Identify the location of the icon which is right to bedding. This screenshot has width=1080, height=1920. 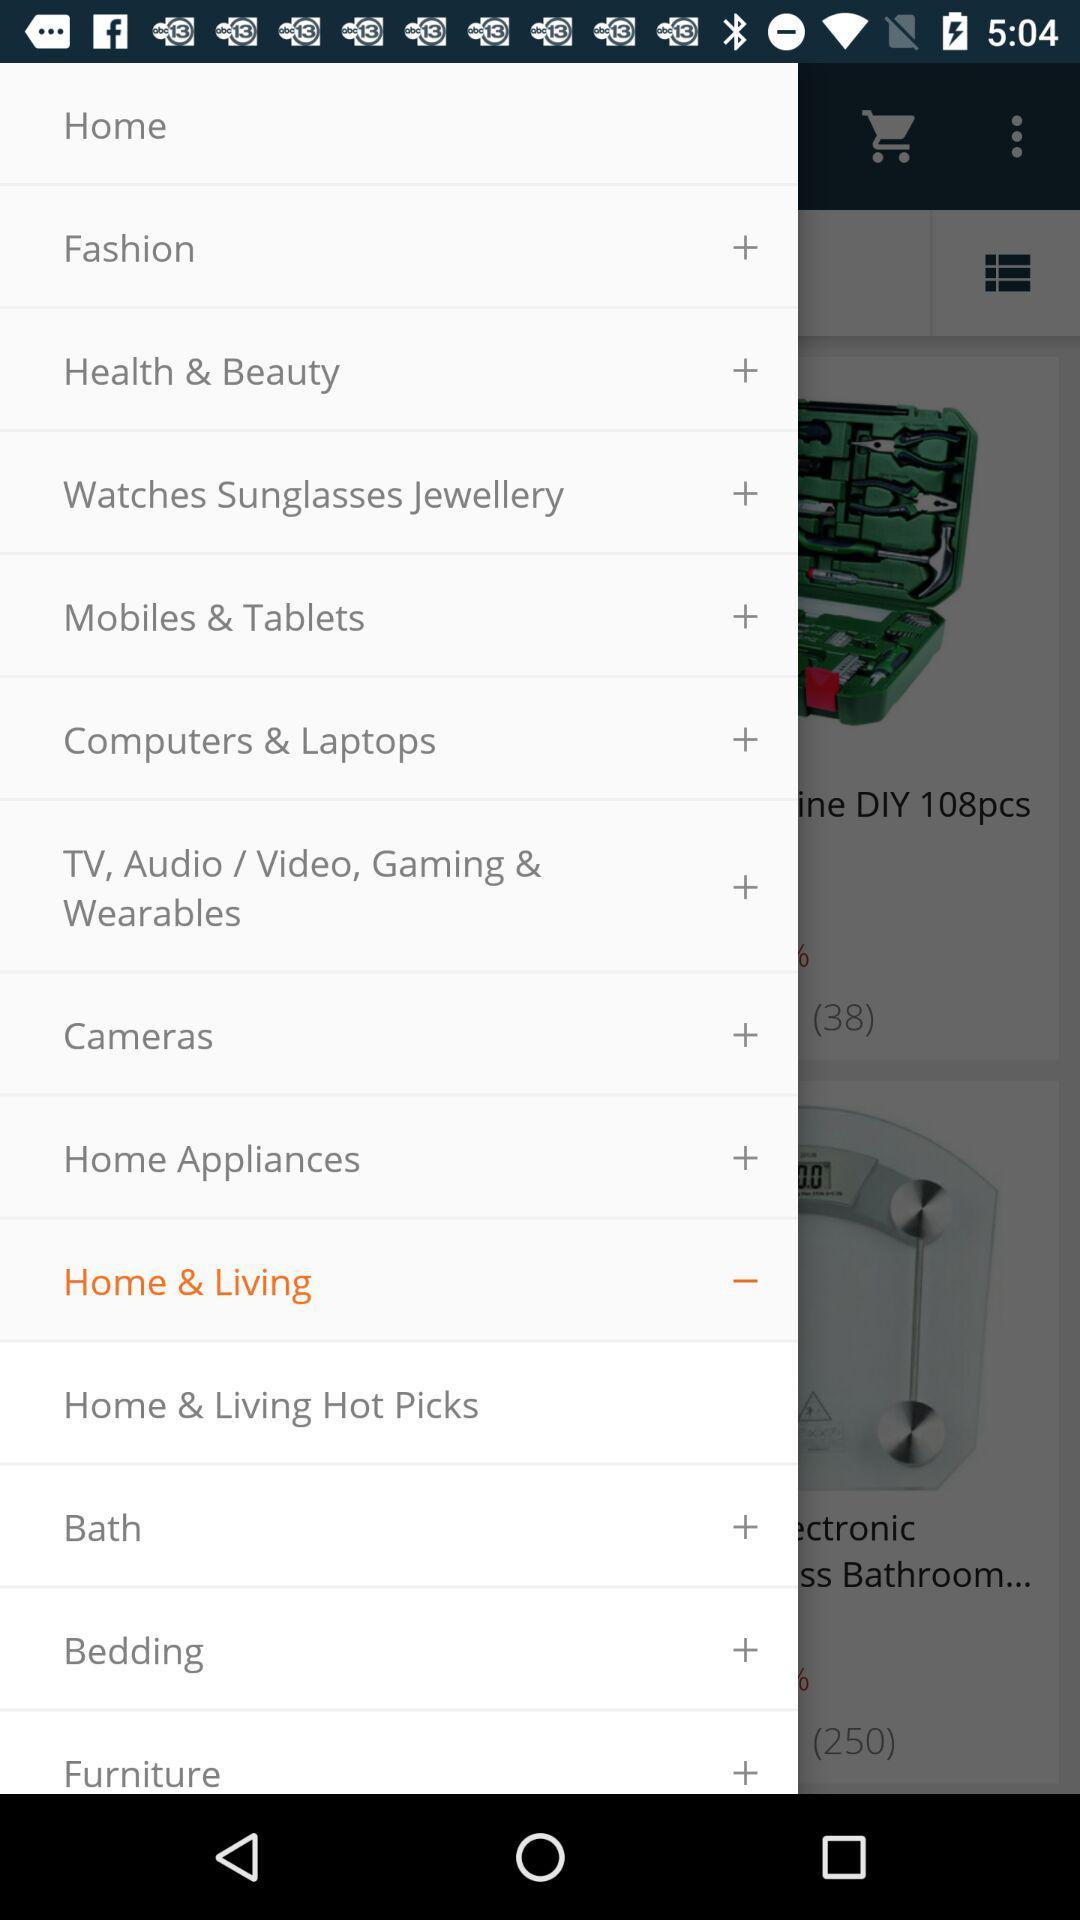
(745, 1650).